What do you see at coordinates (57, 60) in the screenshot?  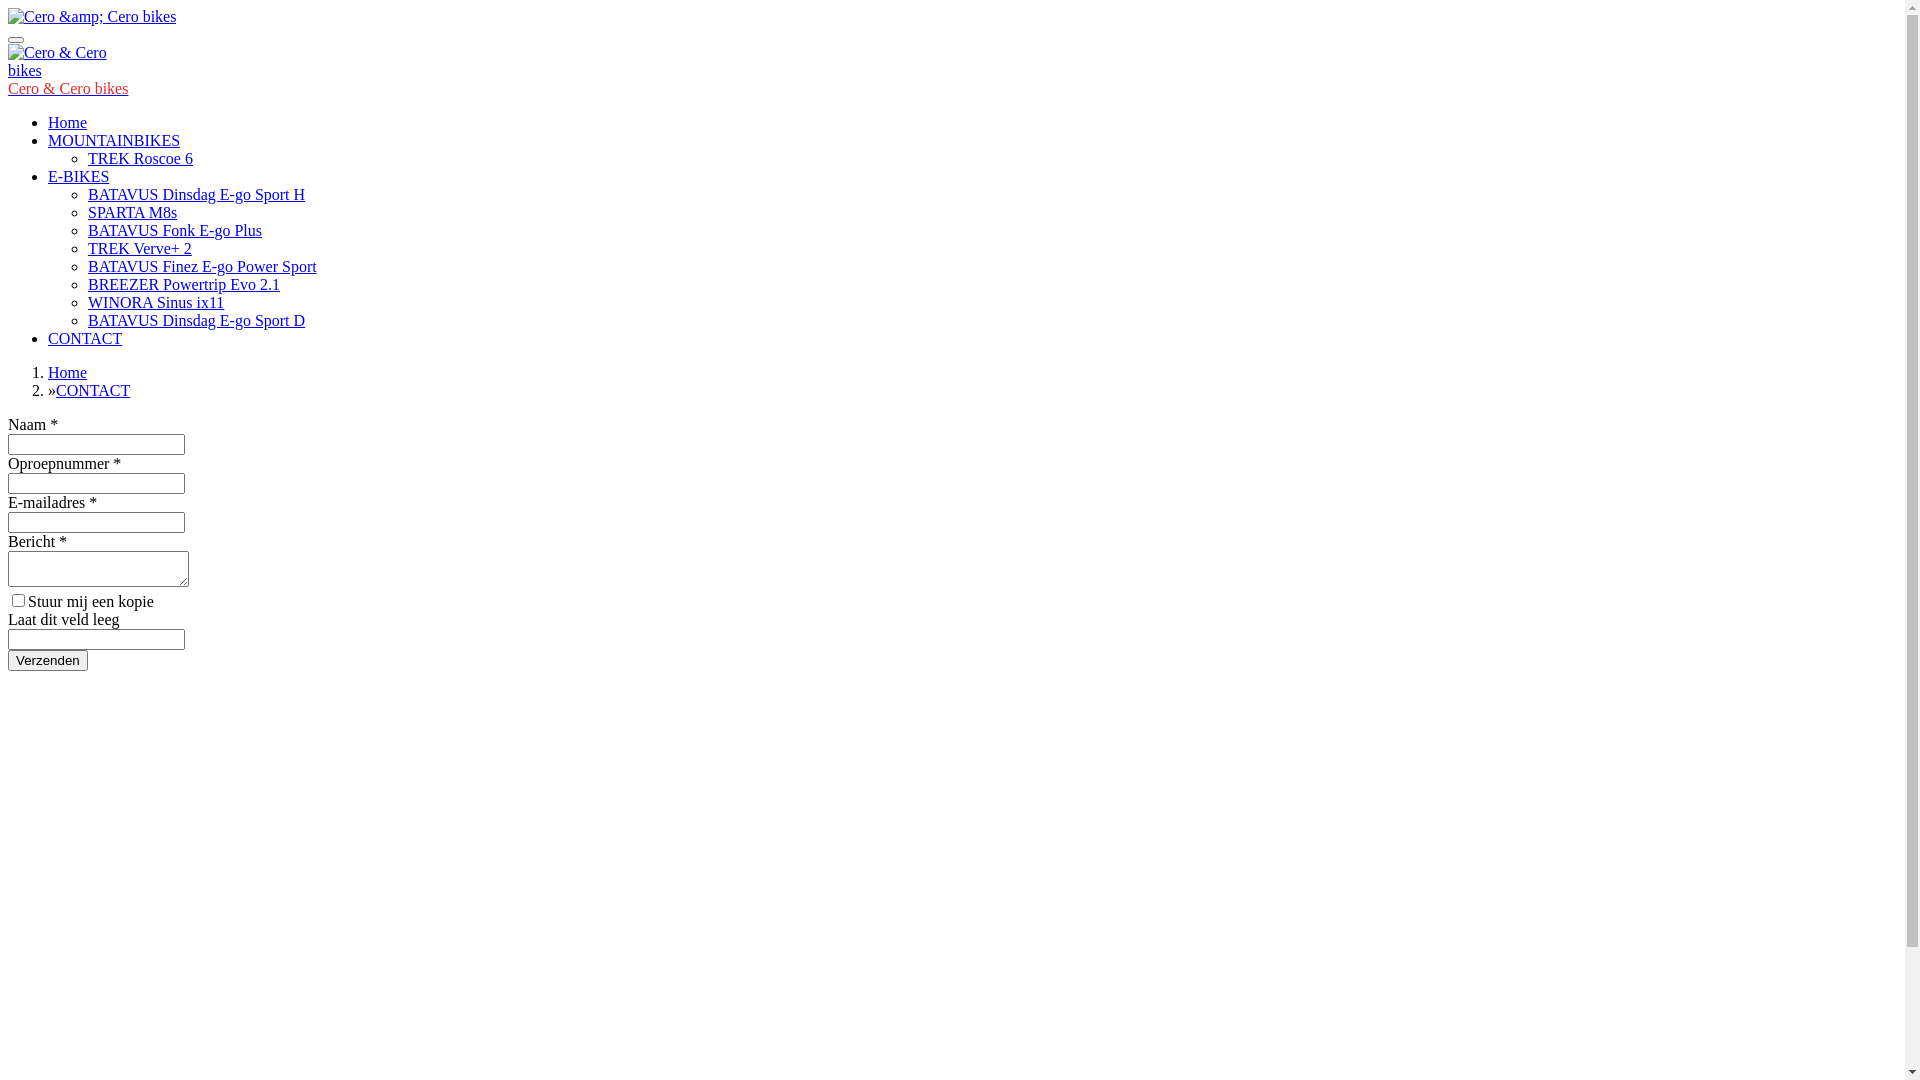 I see `'Cero & Cero bikes'` at bounding box center [57, 60].